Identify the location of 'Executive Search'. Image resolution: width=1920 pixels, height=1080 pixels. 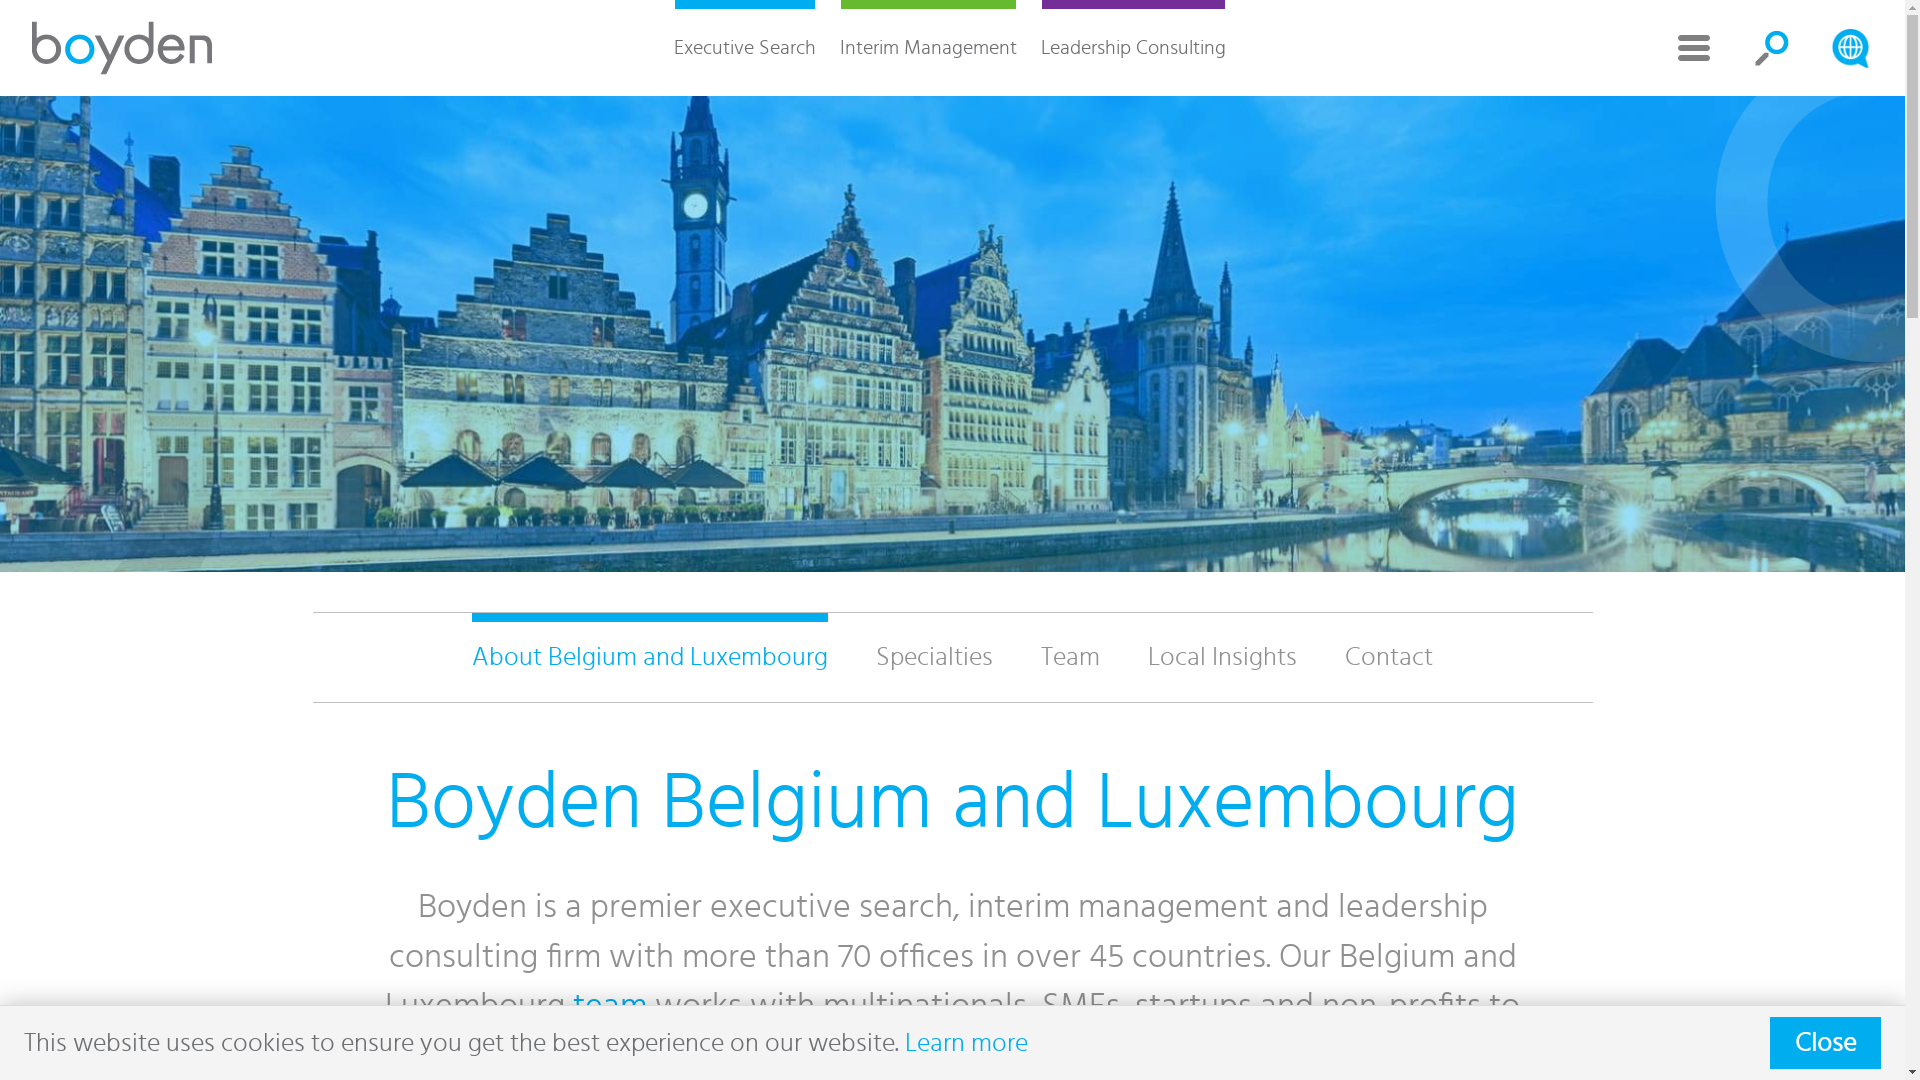
(743, 46).